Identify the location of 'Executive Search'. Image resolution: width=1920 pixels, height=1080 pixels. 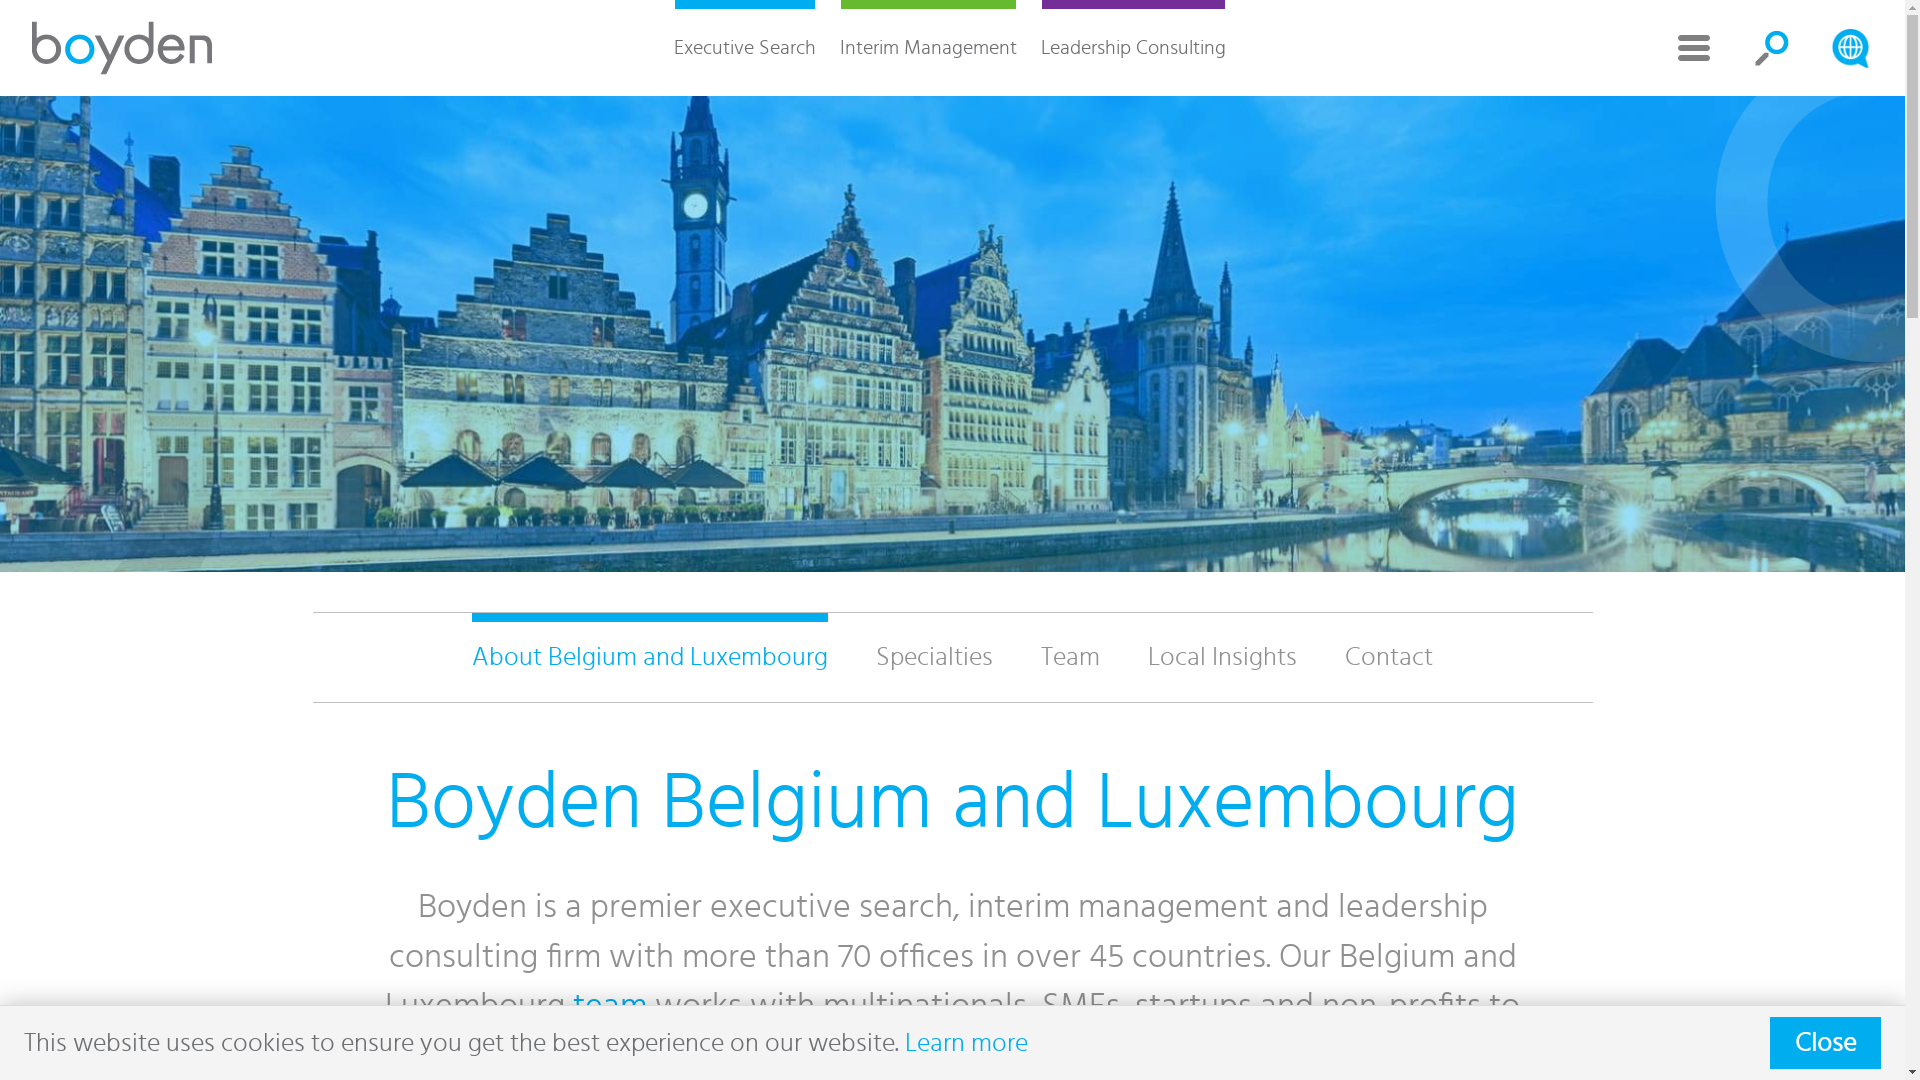
(743, 46).